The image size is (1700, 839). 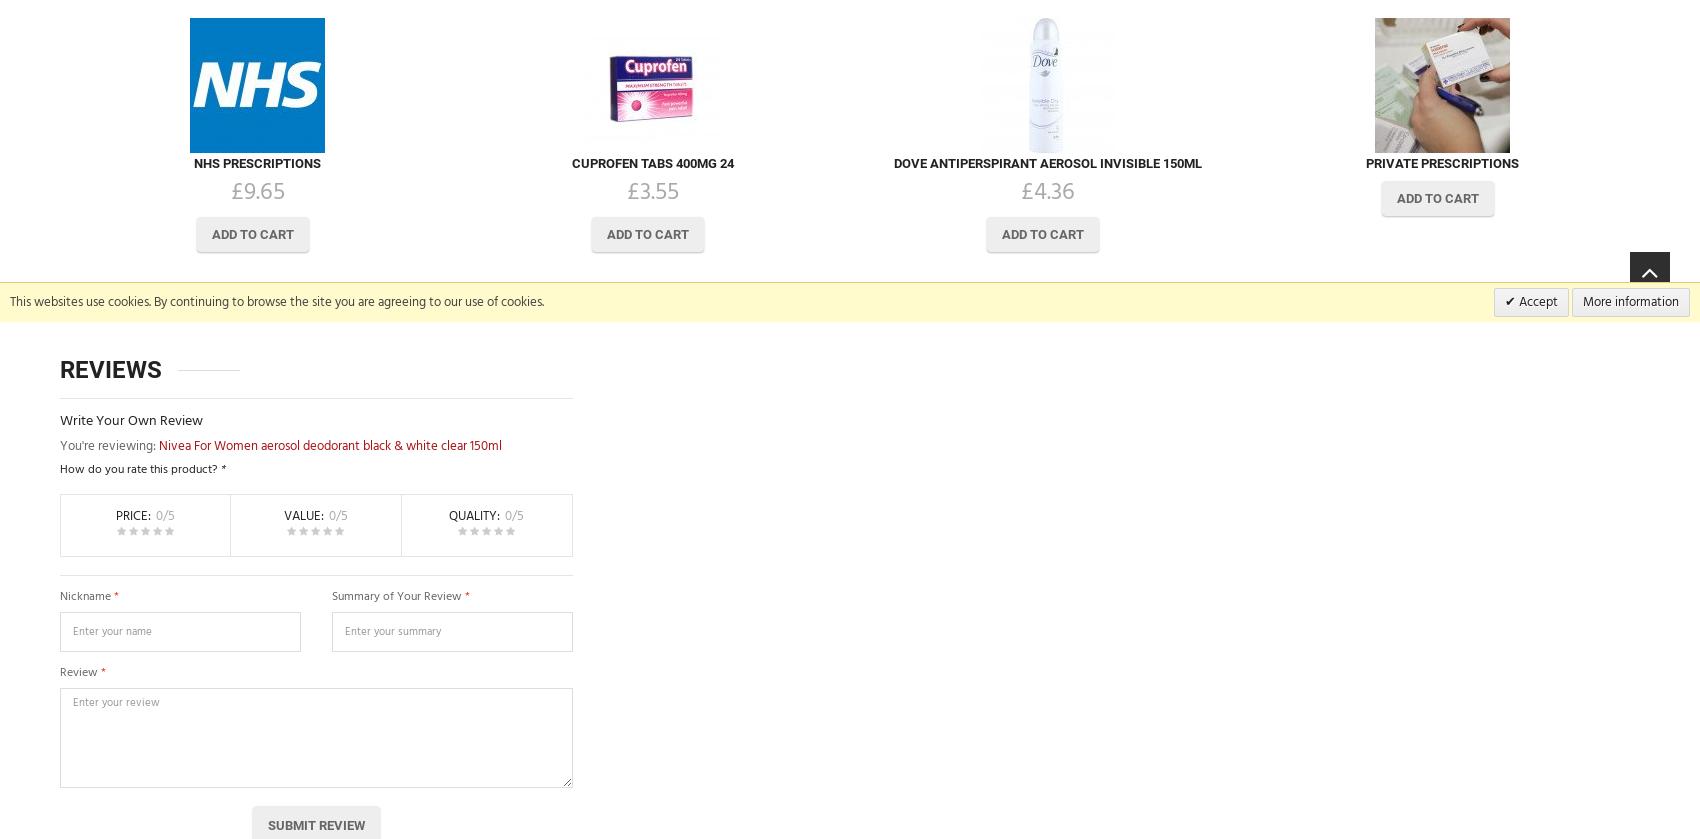 What do you see at coordinates (108, 444) in the screenshot?
I see `'You're reviewing:'` at bounding box center [108, 444].